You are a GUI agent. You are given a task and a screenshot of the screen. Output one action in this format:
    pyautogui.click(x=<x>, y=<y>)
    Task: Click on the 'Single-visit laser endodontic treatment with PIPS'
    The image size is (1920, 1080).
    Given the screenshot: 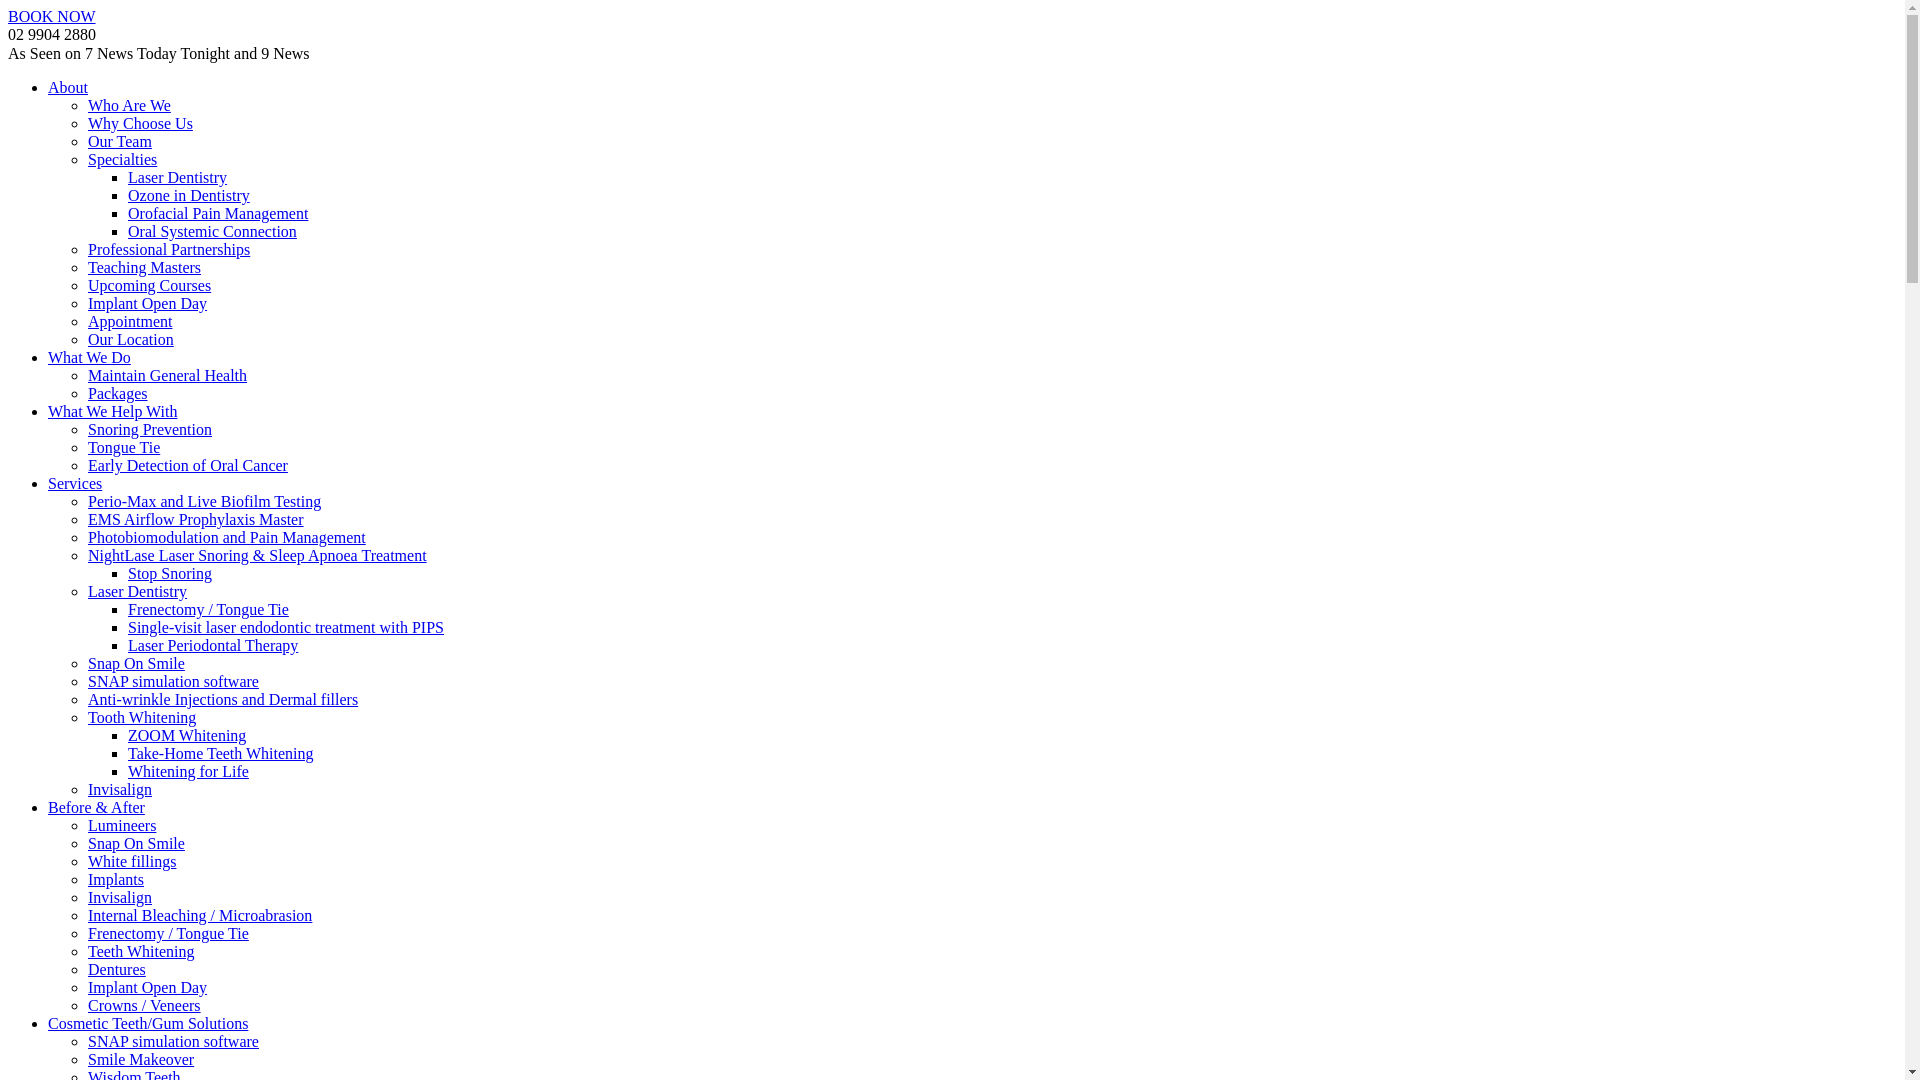 What is the action you would take?
    pyautogui.click(x=285, y=626)
    